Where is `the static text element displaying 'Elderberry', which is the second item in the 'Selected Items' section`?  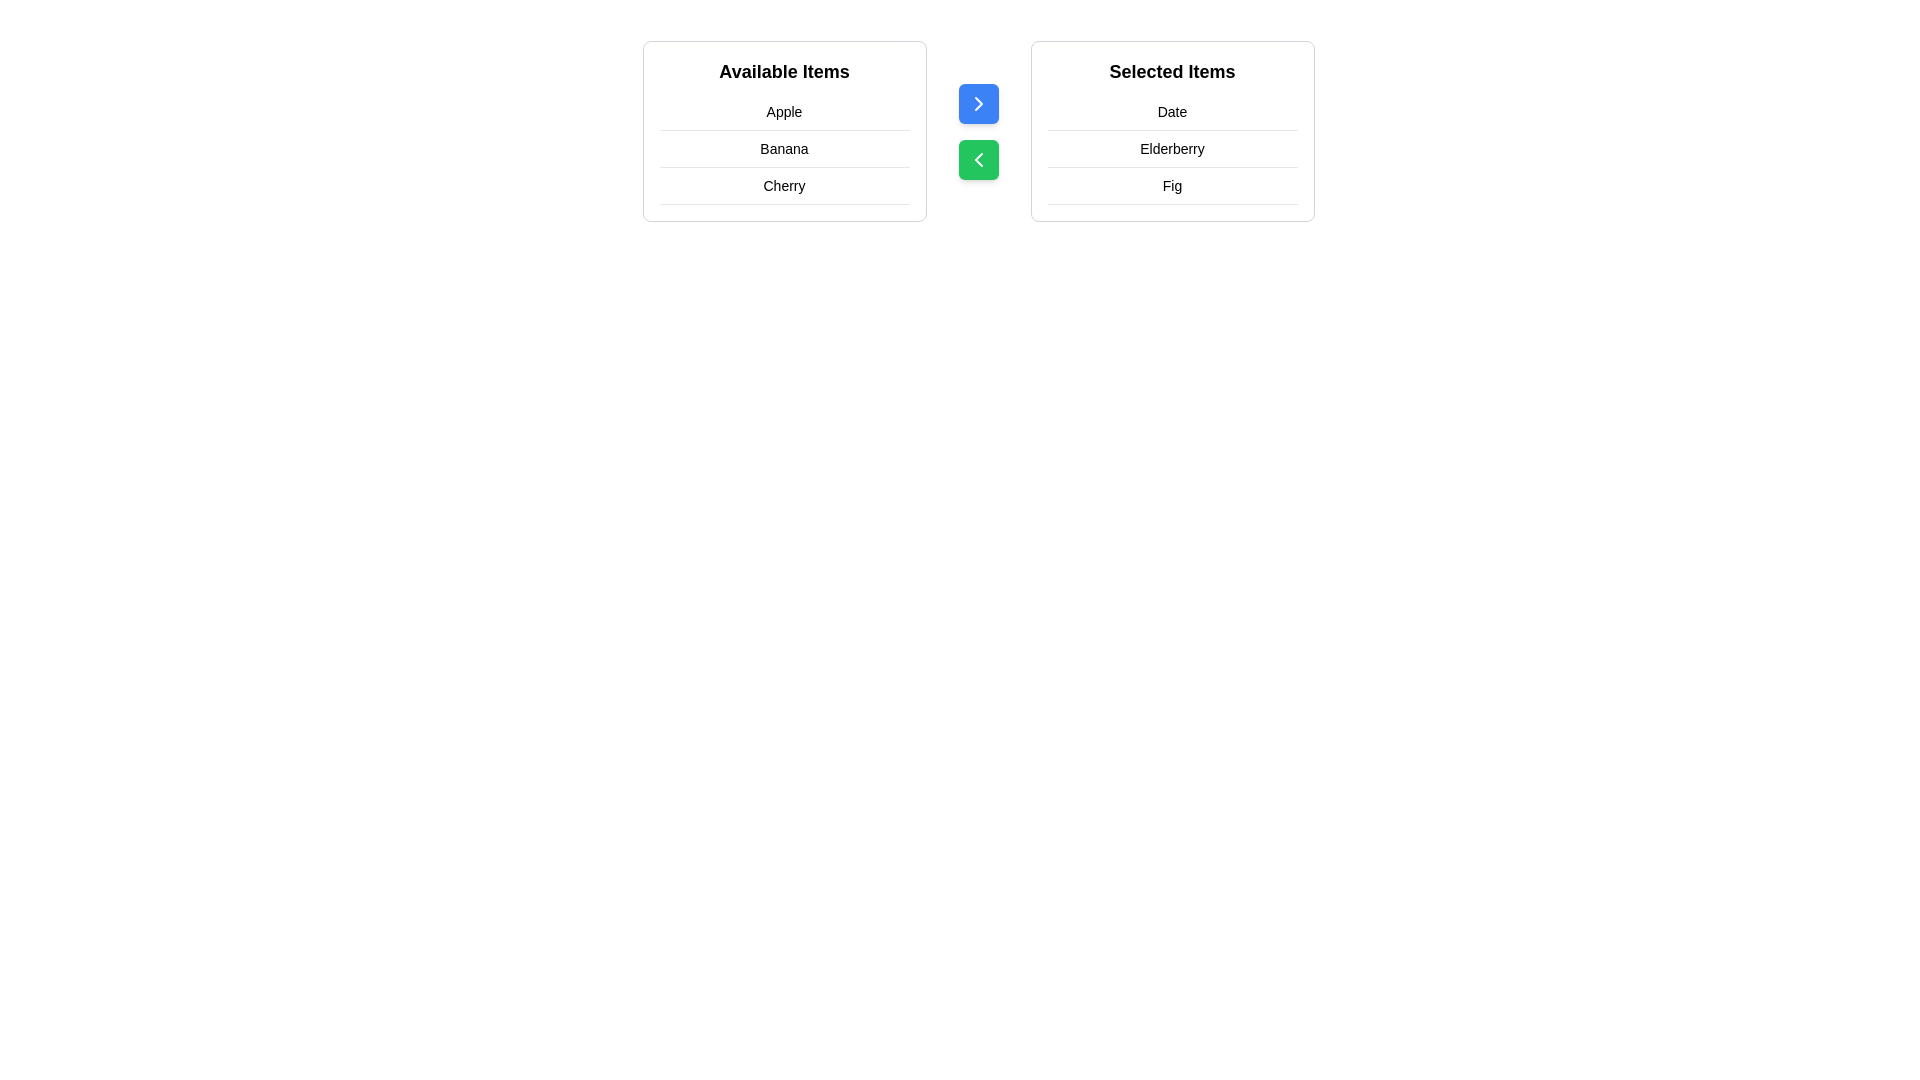 the static text element displaying 'Elderberry', which is the second item in the 'Selected Items' section is located at coordinates (1172, 148).